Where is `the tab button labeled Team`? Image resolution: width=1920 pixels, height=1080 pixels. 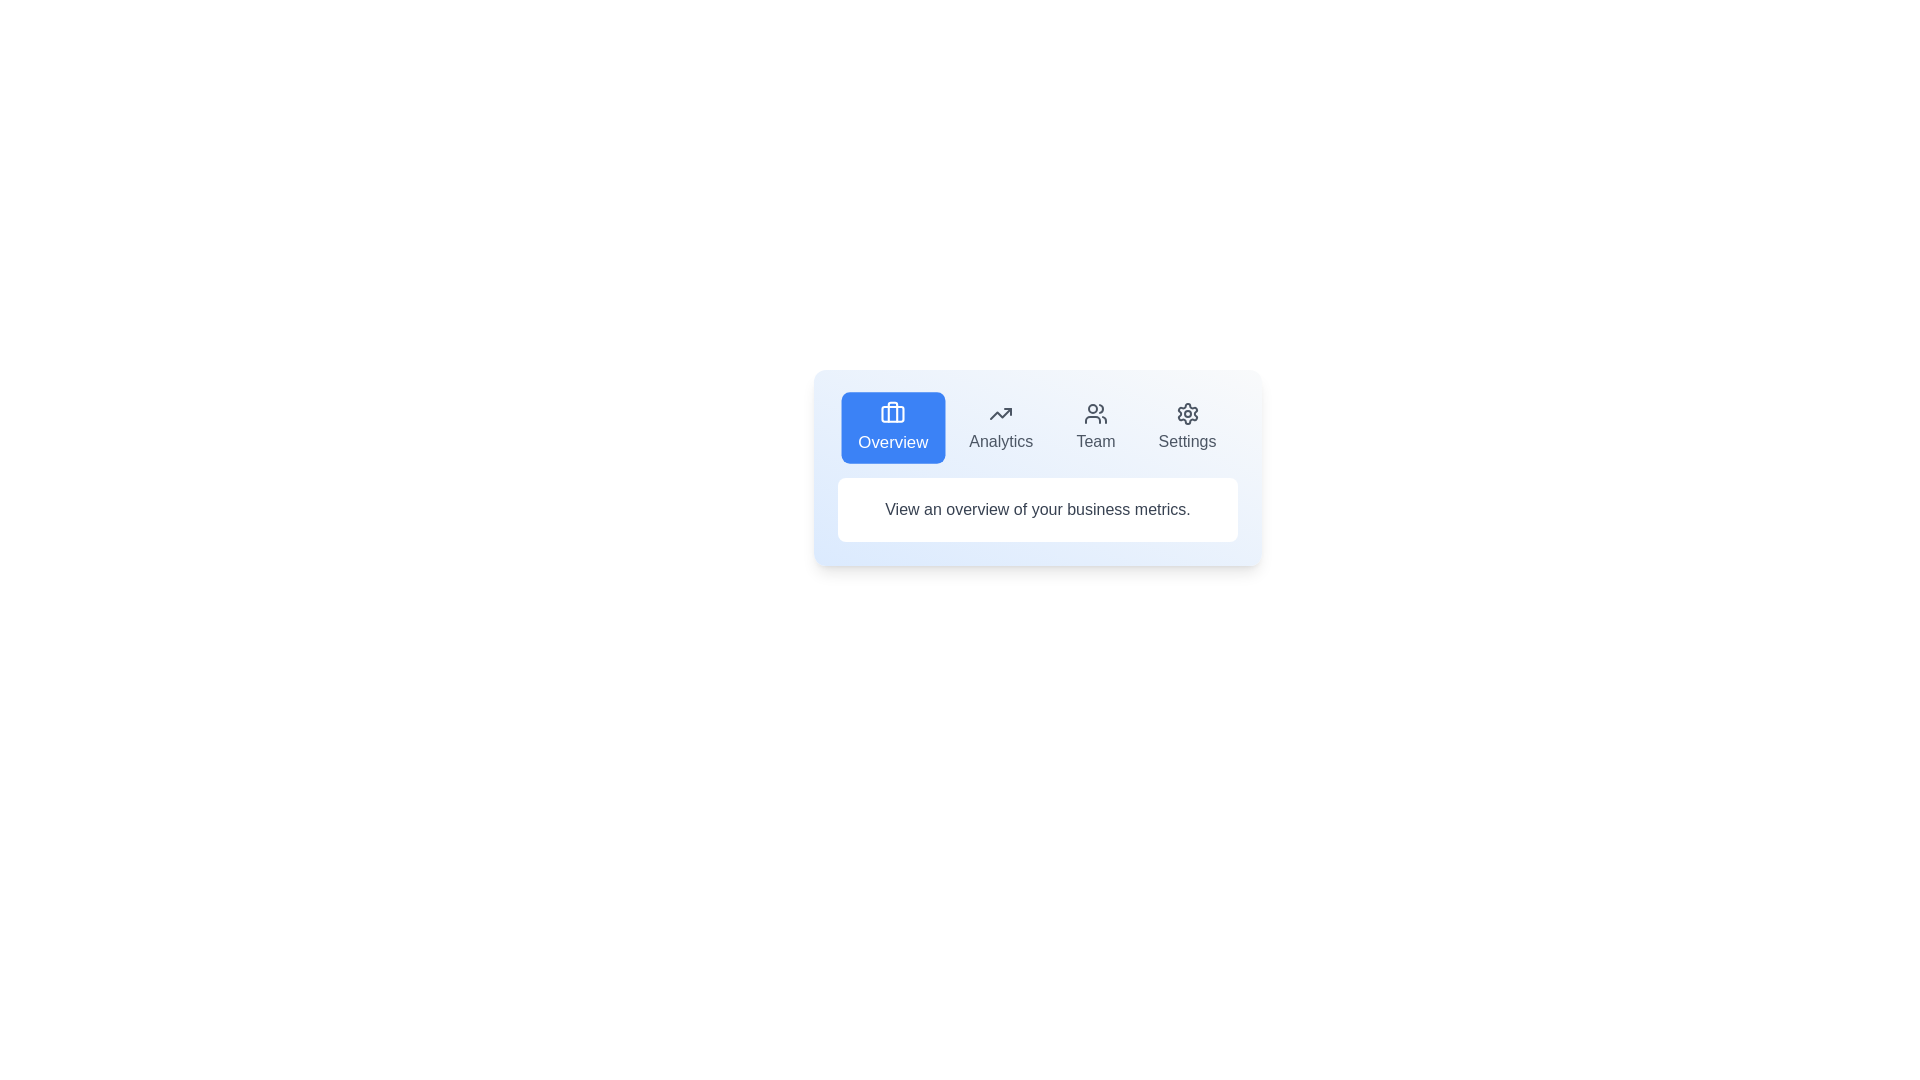
the tab button labeled Team is located at coordinates (1094, 427).